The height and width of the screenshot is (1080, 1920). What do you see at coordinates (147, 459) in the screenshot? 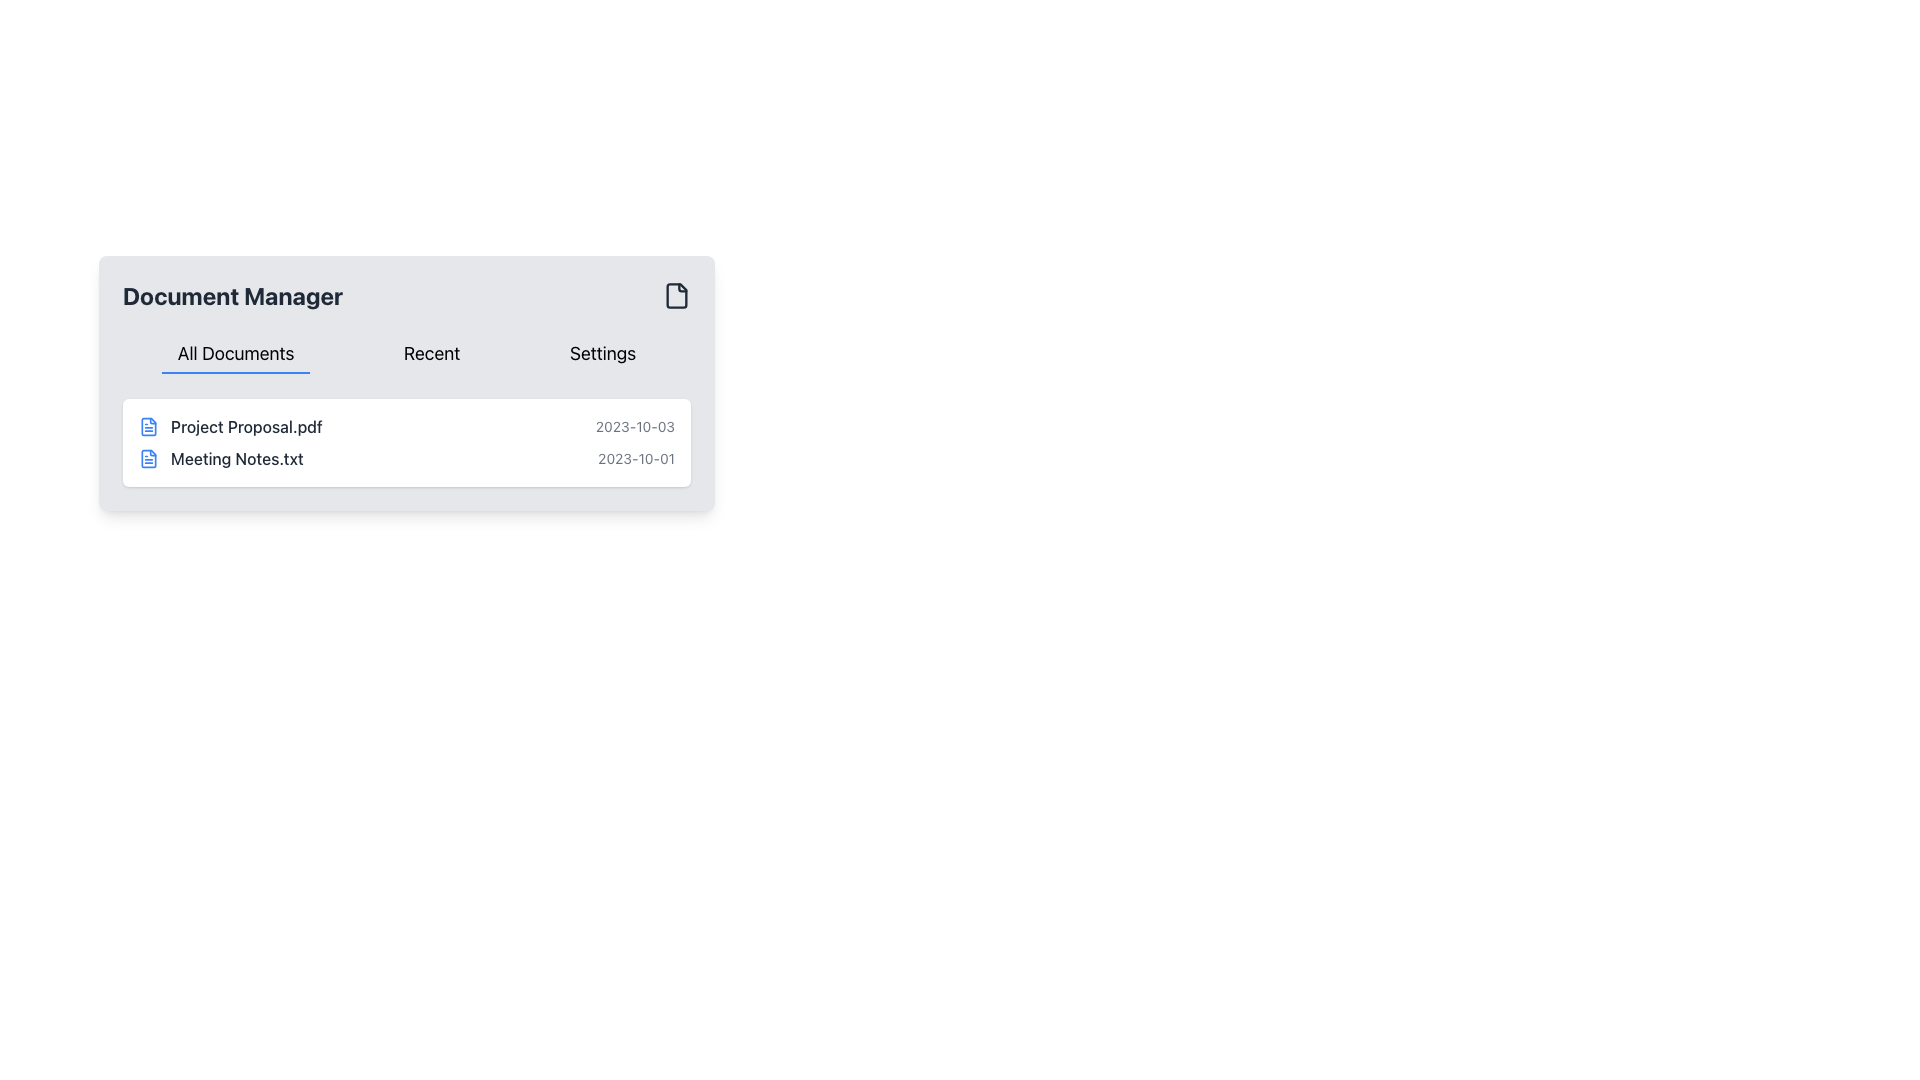
I see `the small blue icon resembling a file or document, located to the left of the text 'Meeting Notes.txt'` at bounding box center [147, 459].